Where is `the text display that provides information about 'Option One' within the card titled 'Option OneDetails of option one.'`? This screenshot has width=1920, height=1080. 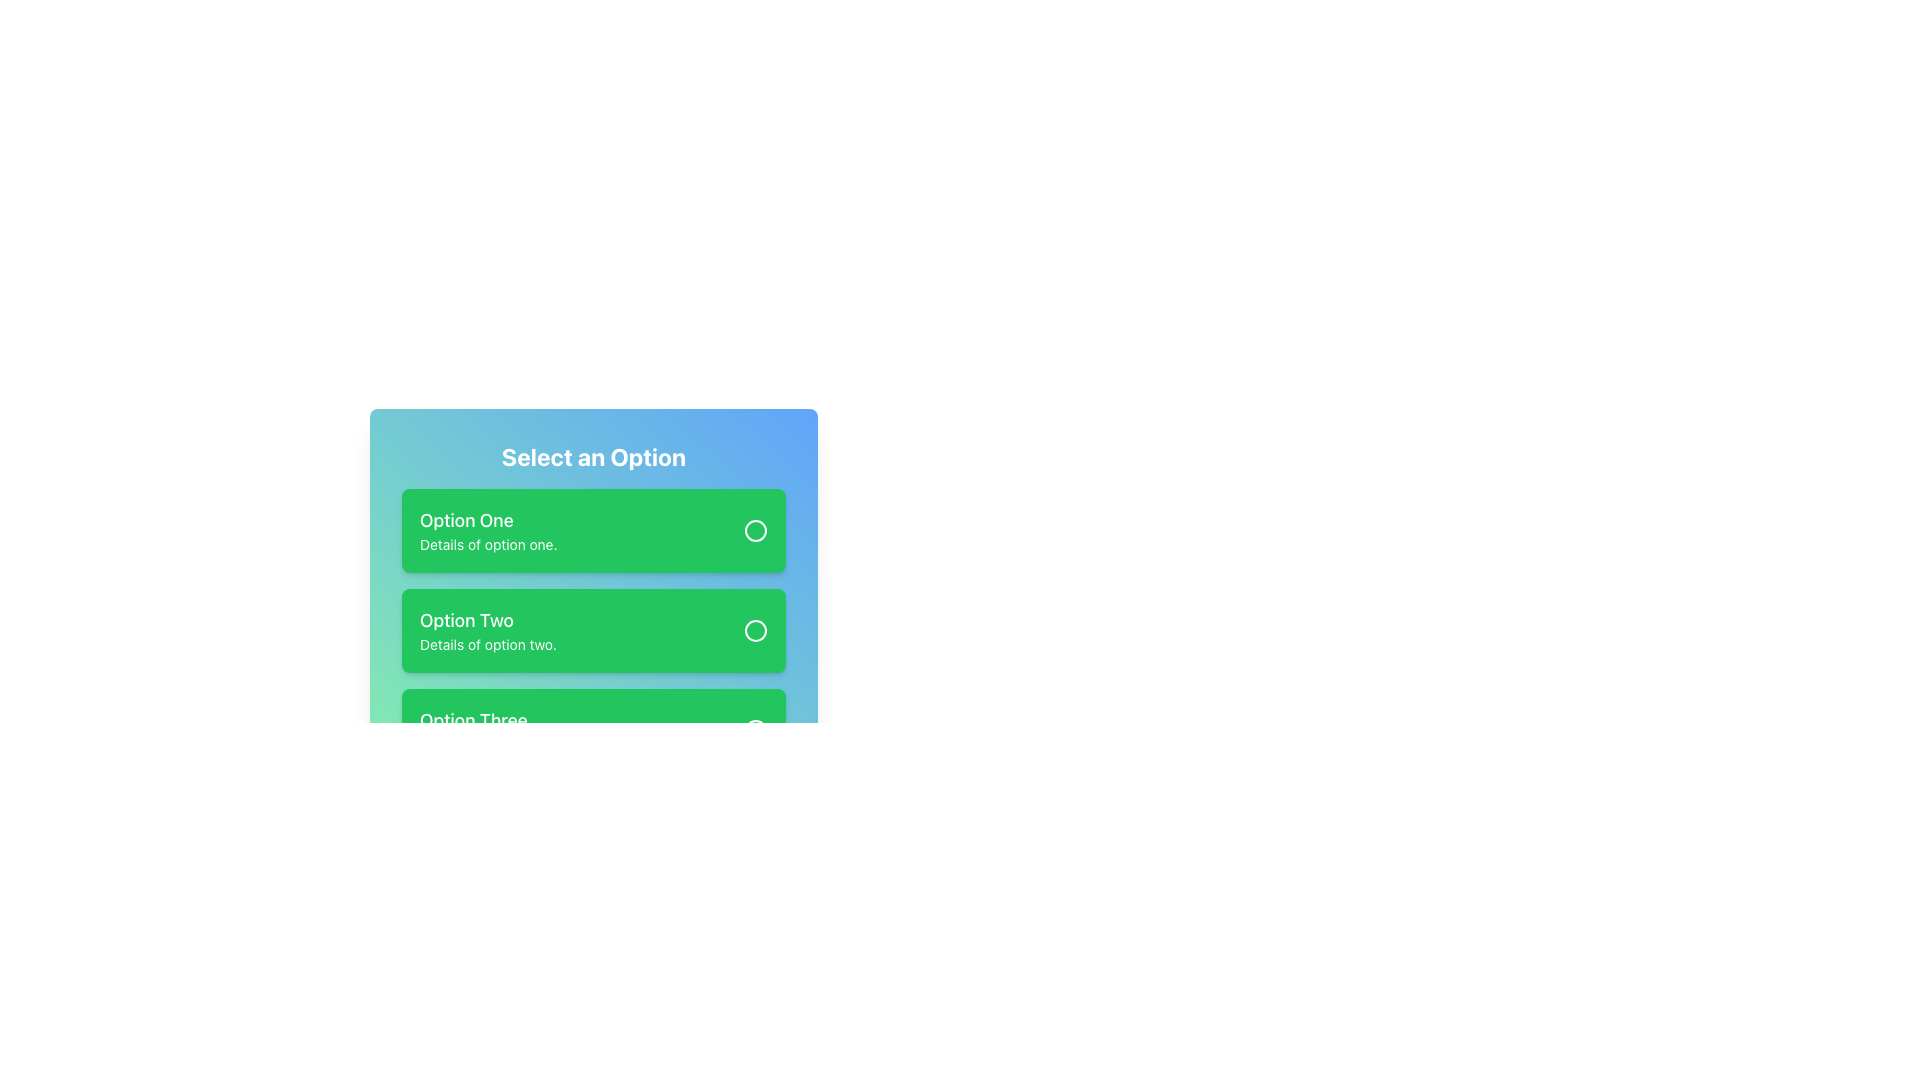 the text display that provides information about 'Option One' within the card titled 'Option OneDetails of option one.' is located at coordinates (488, 530).